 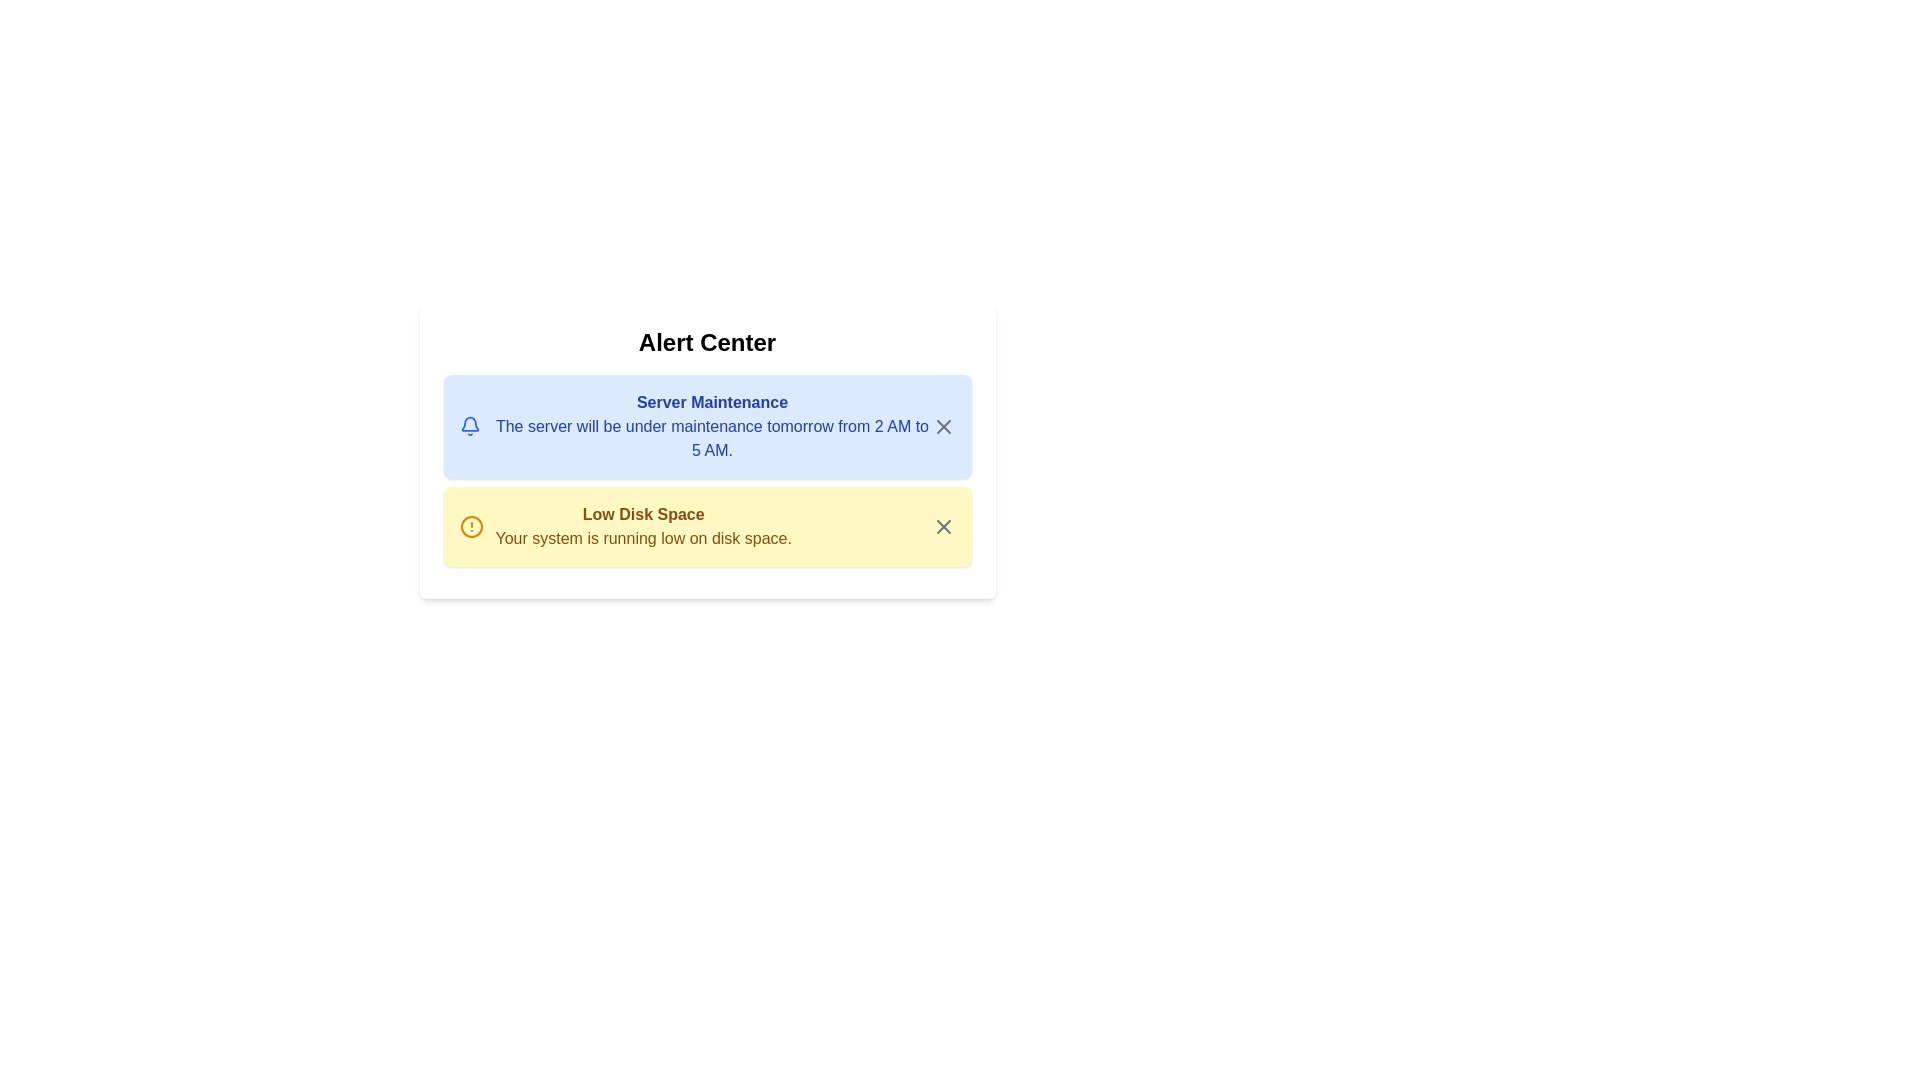 I want to click on the alert to view its details, so click(x=707, y=426).